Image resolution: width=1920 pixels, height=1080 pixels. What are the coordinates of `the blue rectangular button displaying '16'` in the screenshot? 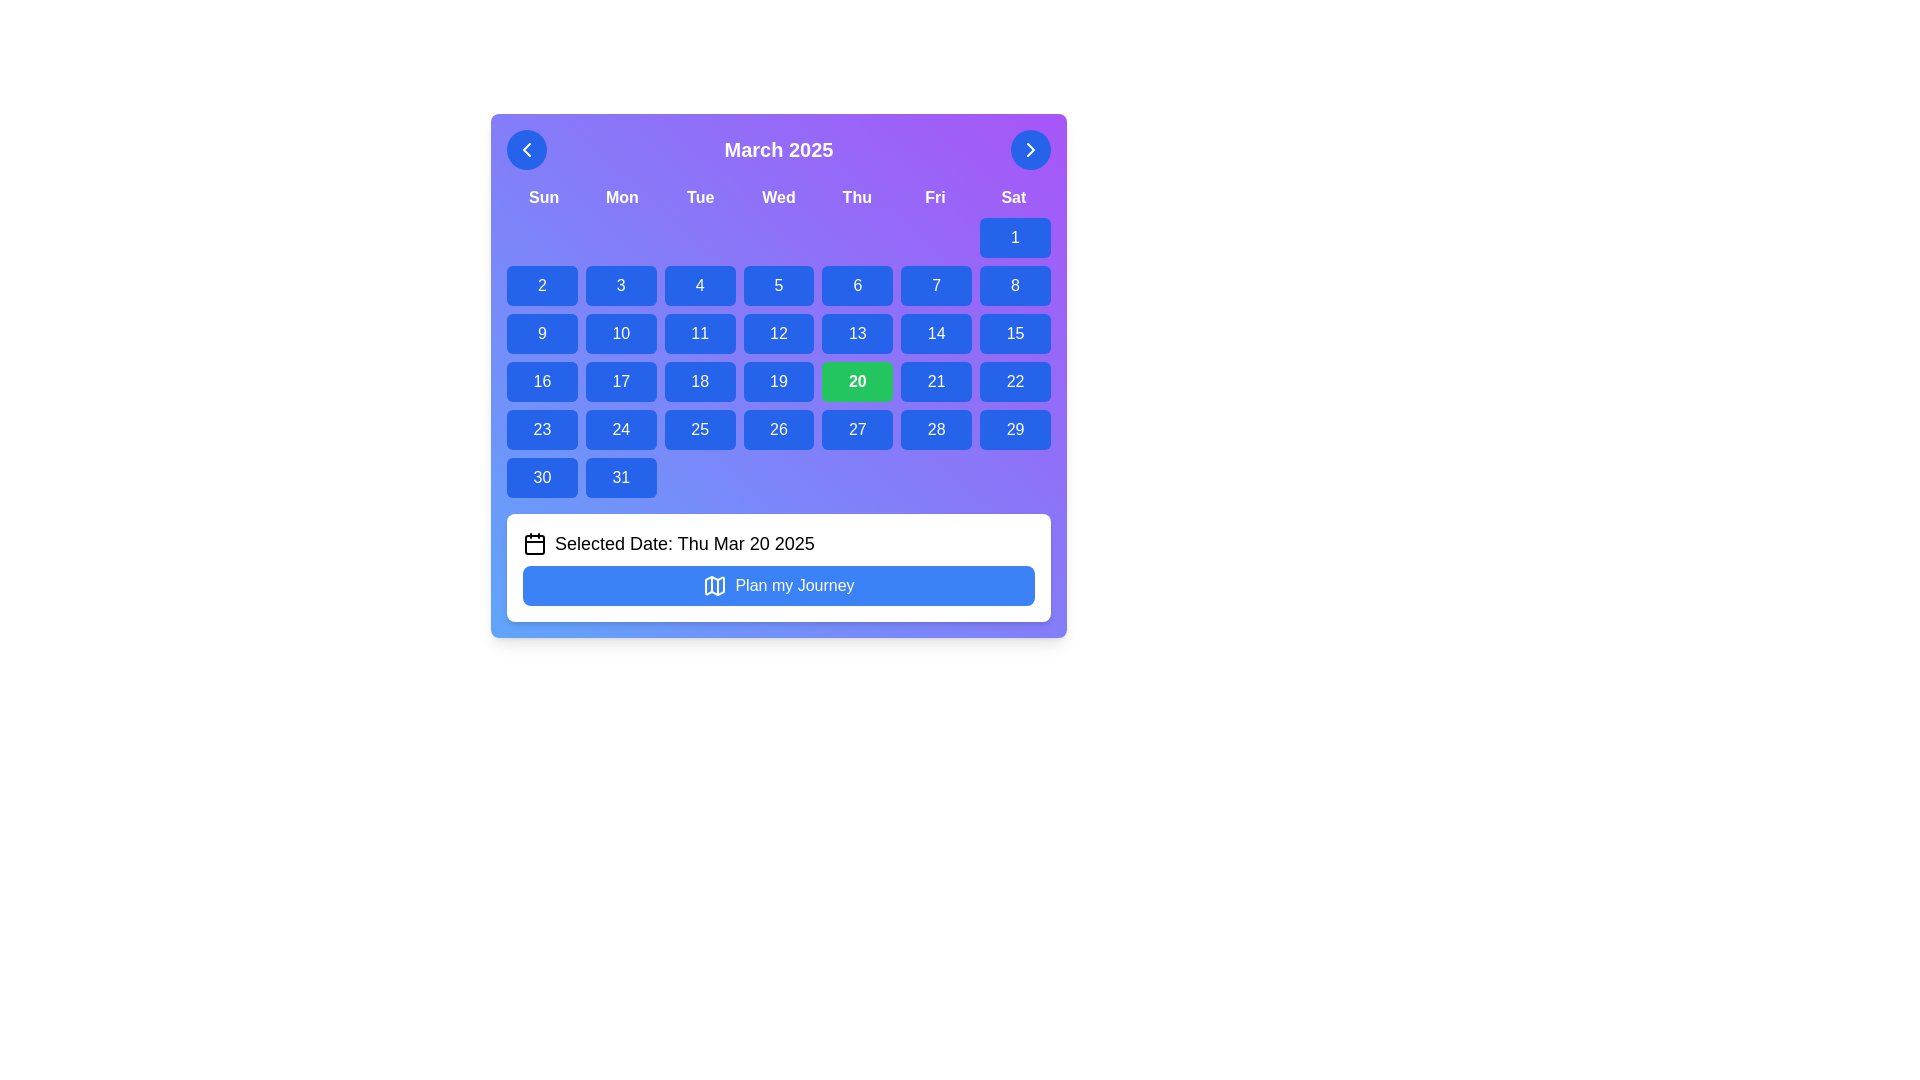 It's located at (542, 381).